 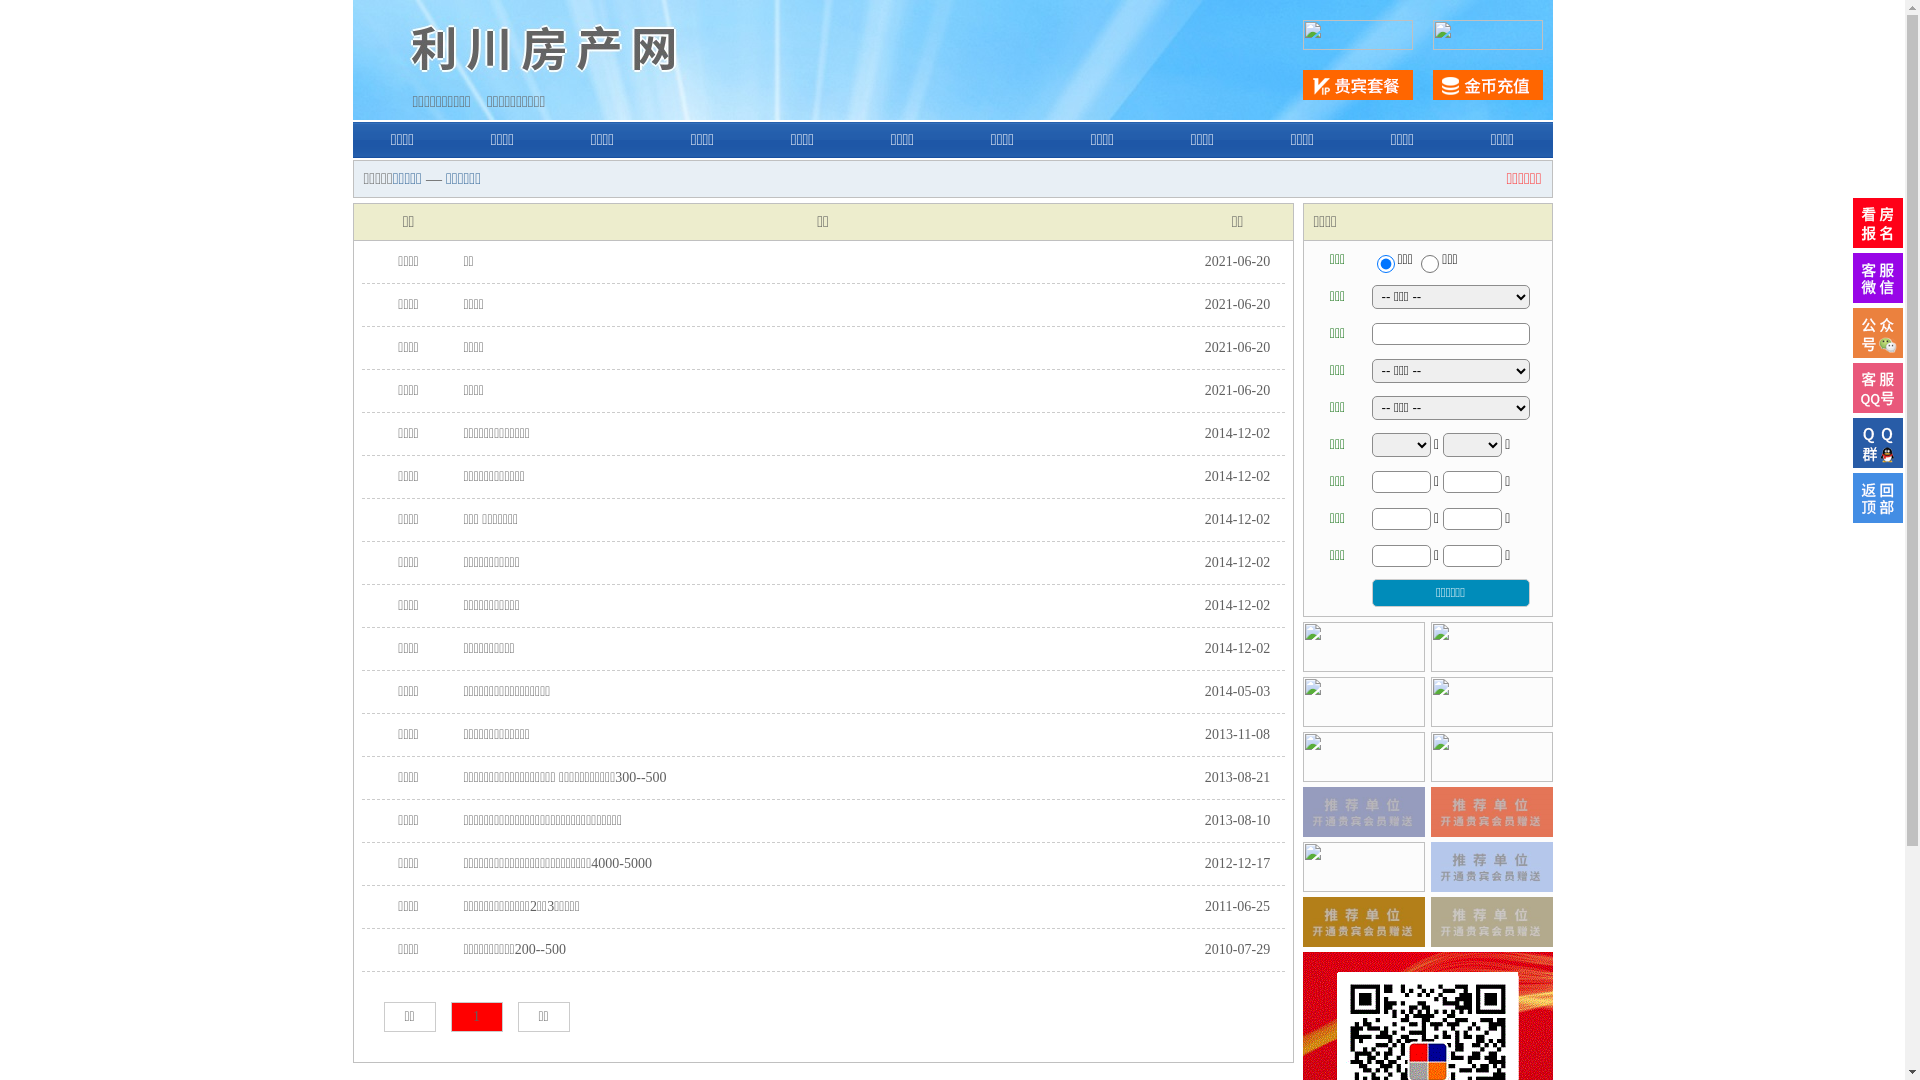 What do you see at coordinates (474, 1017) in the screenshot?
I see `'1'` at bounding box center [474, 1017].